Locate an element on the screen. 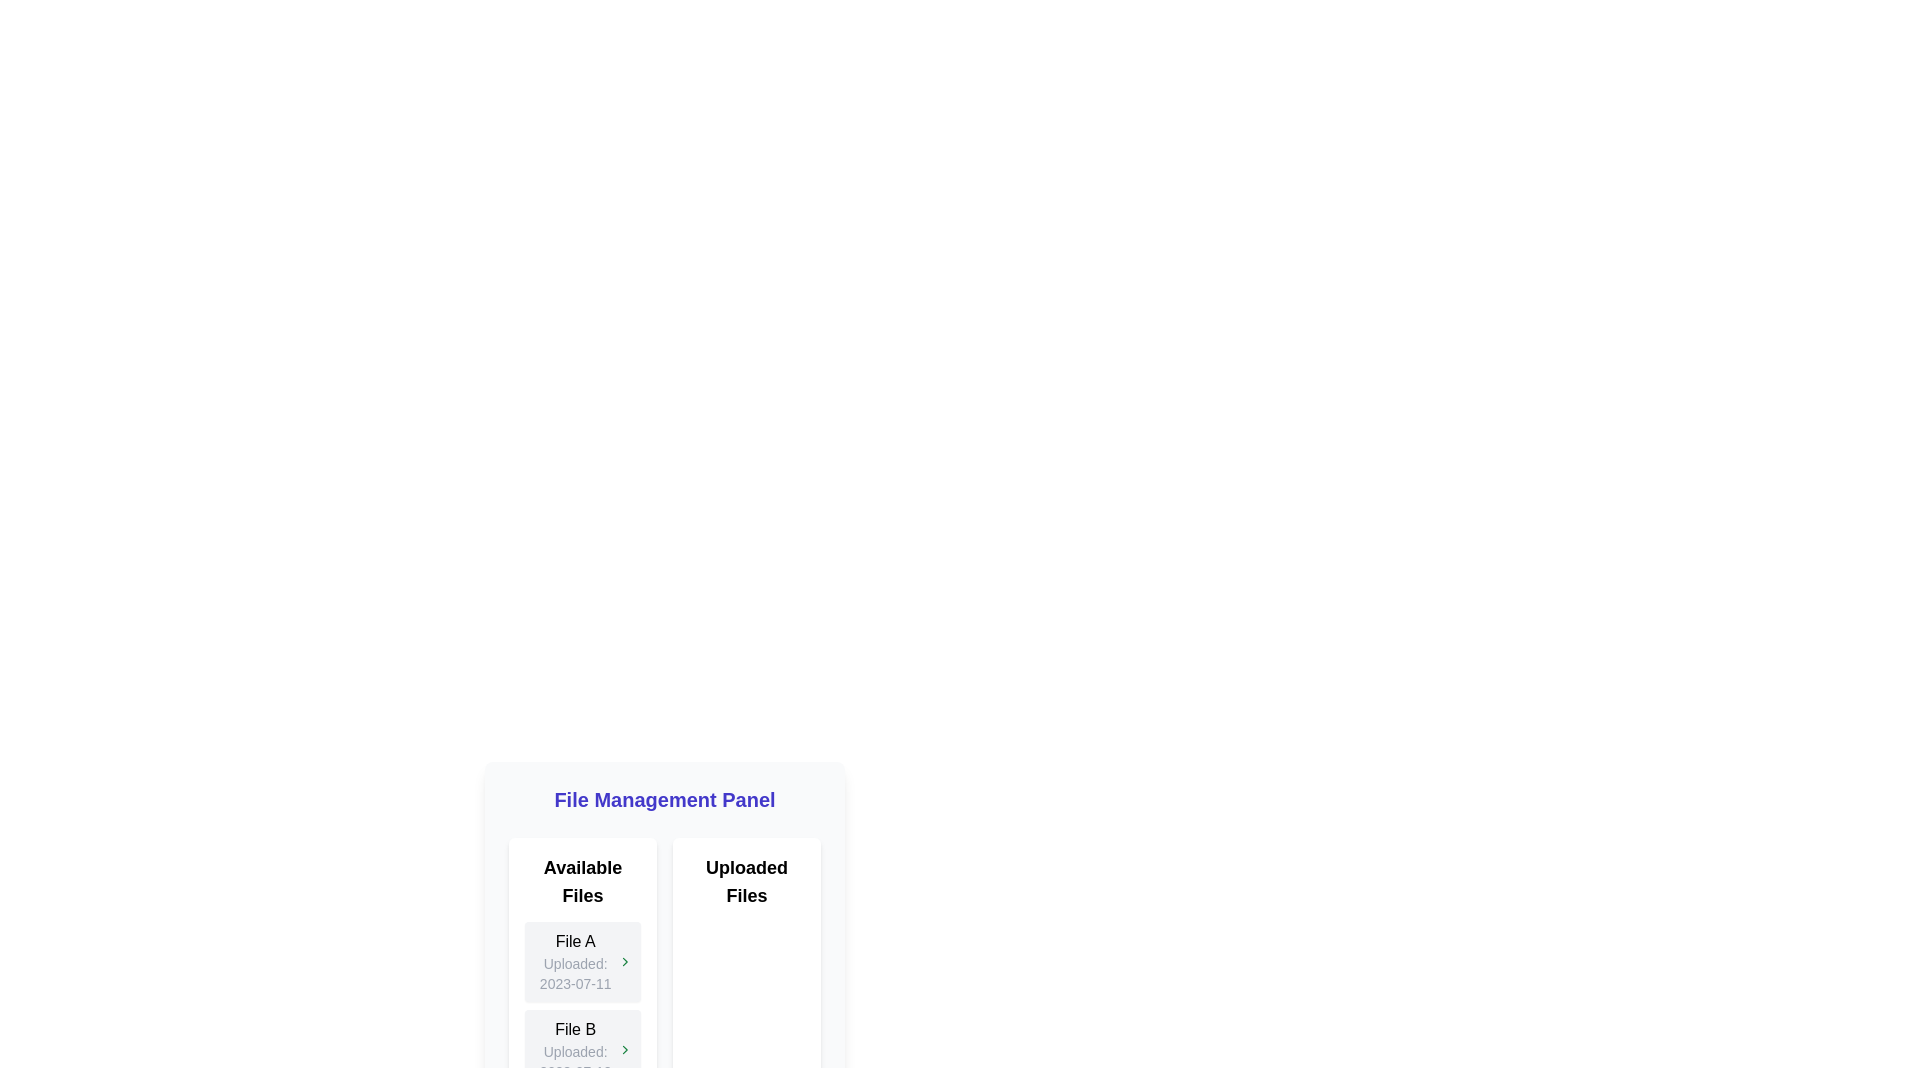 This screenshot has height=1080, width=1920. the bold, large-sized title text 'File Management Panel' in indigo color, which is located at the top of the panel interface is located at coordinates (665, 798).